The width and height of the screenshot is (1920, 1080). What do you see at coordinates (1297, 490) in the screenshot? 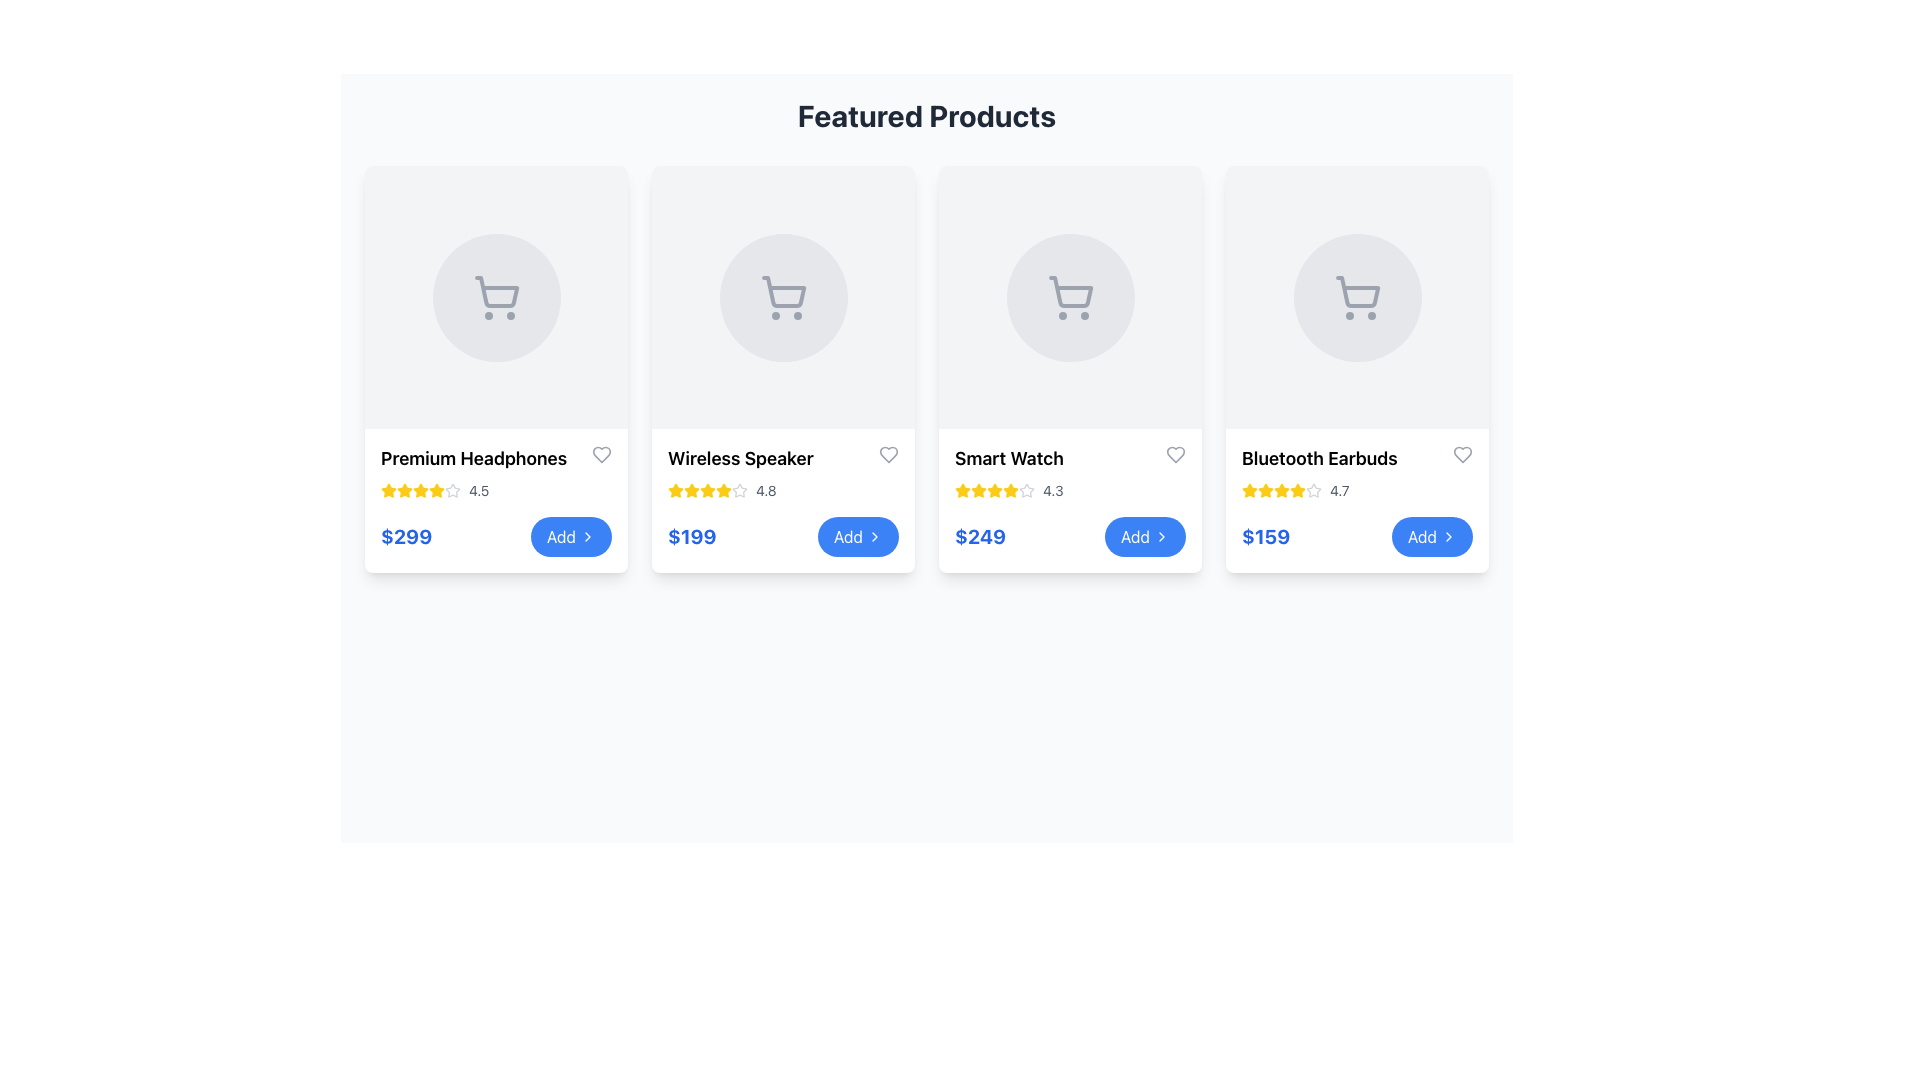
I see `the star icon representing the rating for the 'Bluetooth Earbuds' product, which shows an average rating of '4.7'` at bounding box center [1297, 490].